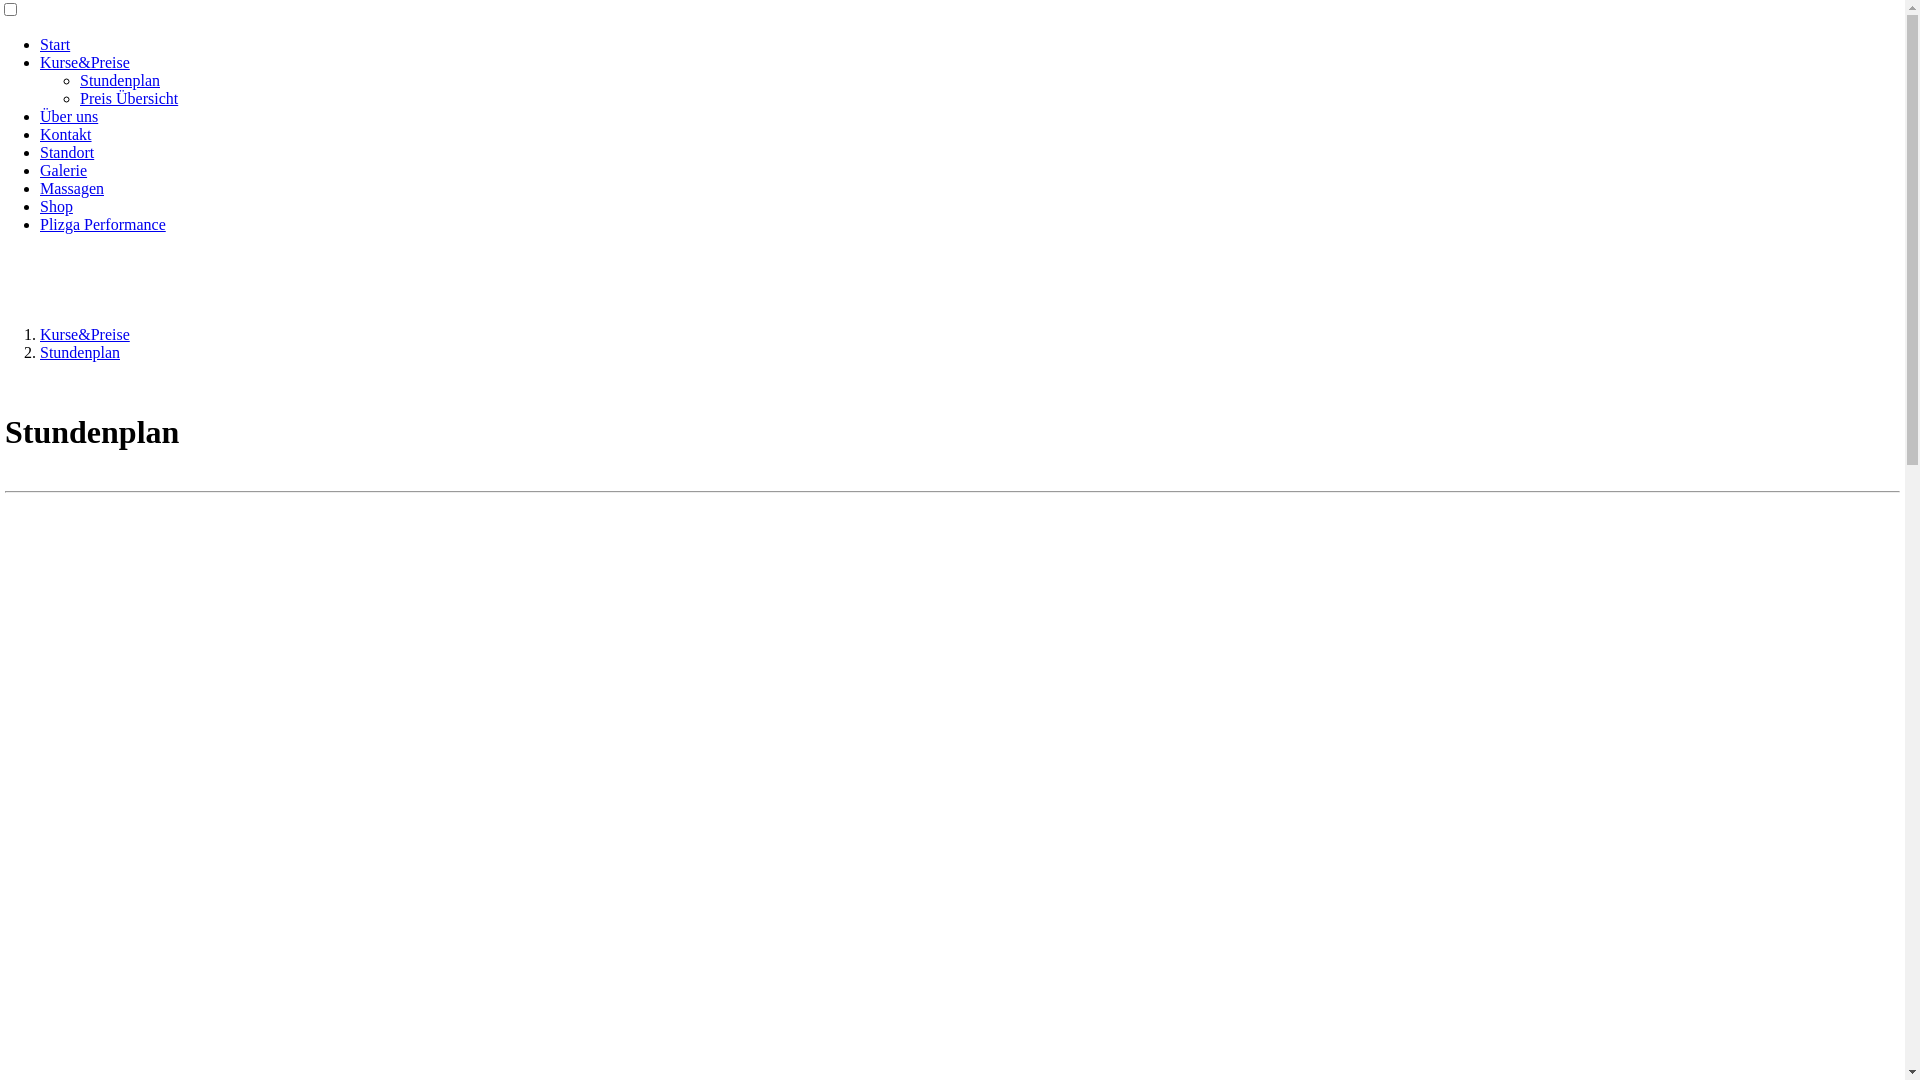 The image size is (1920, 1080). Describe the element at coordinates (39, 333) in the screenshot. I see `'Kurse&Preise'` at that location.